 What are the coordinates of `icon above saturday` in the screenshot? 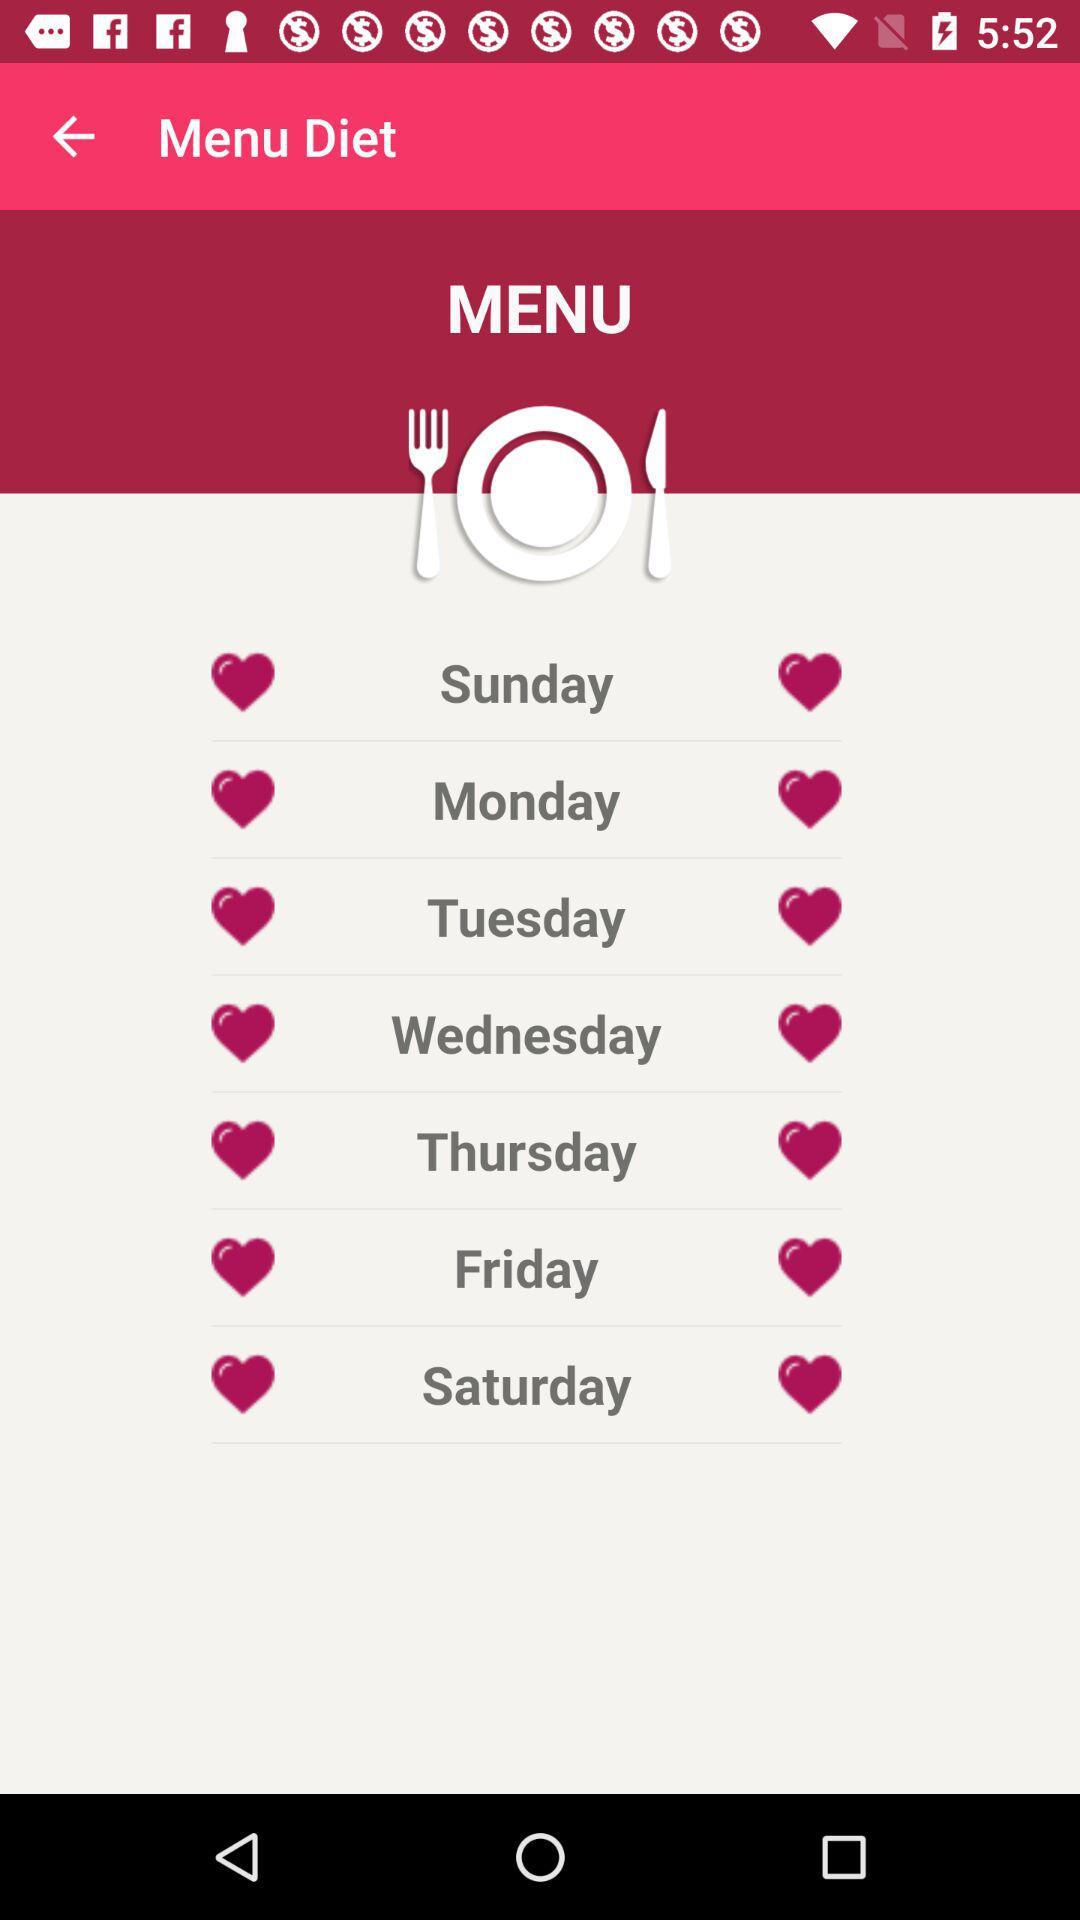 It's located at (525, 1266).